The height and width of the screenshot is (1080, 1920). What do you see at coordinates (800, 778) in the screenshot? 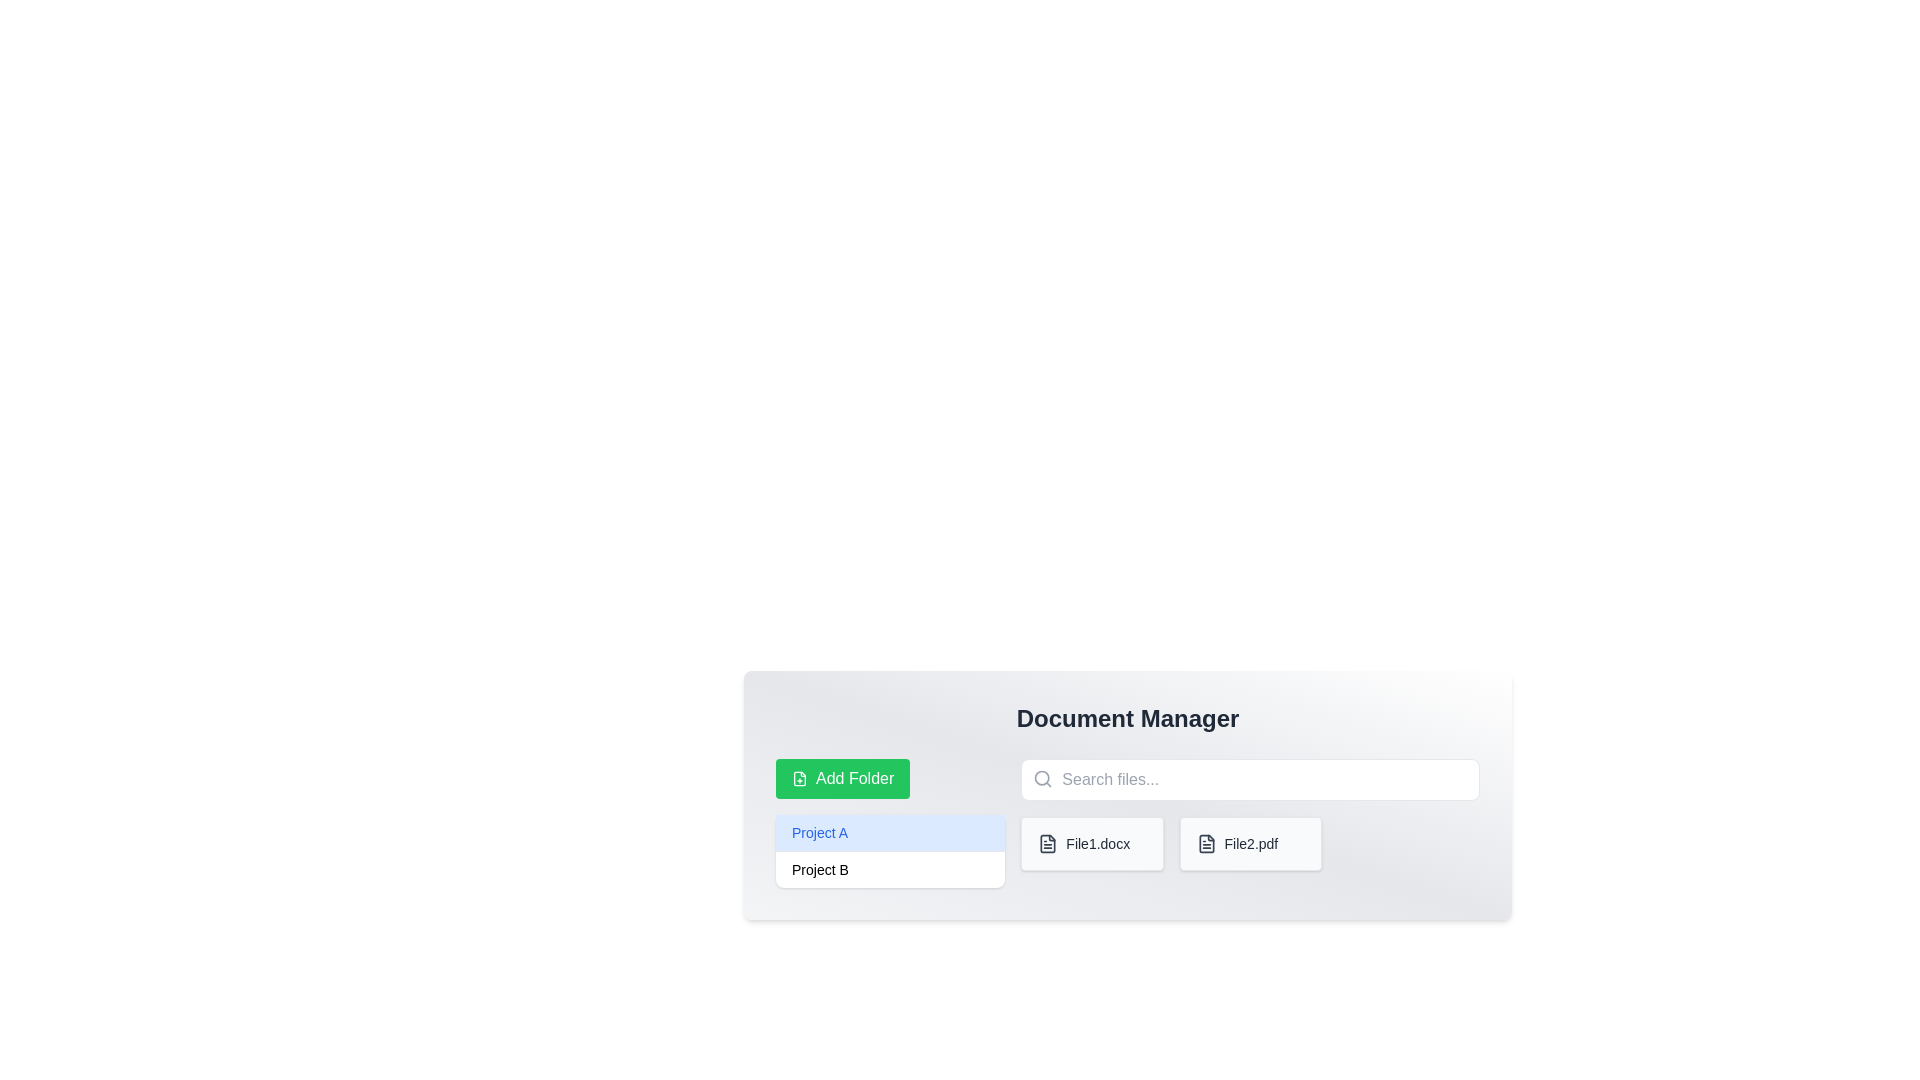
I see `the minimalistic document icon with a plus sign located to the left of the 'Add Folder' text within the green rectangular button` at bounding box center [800, 778].